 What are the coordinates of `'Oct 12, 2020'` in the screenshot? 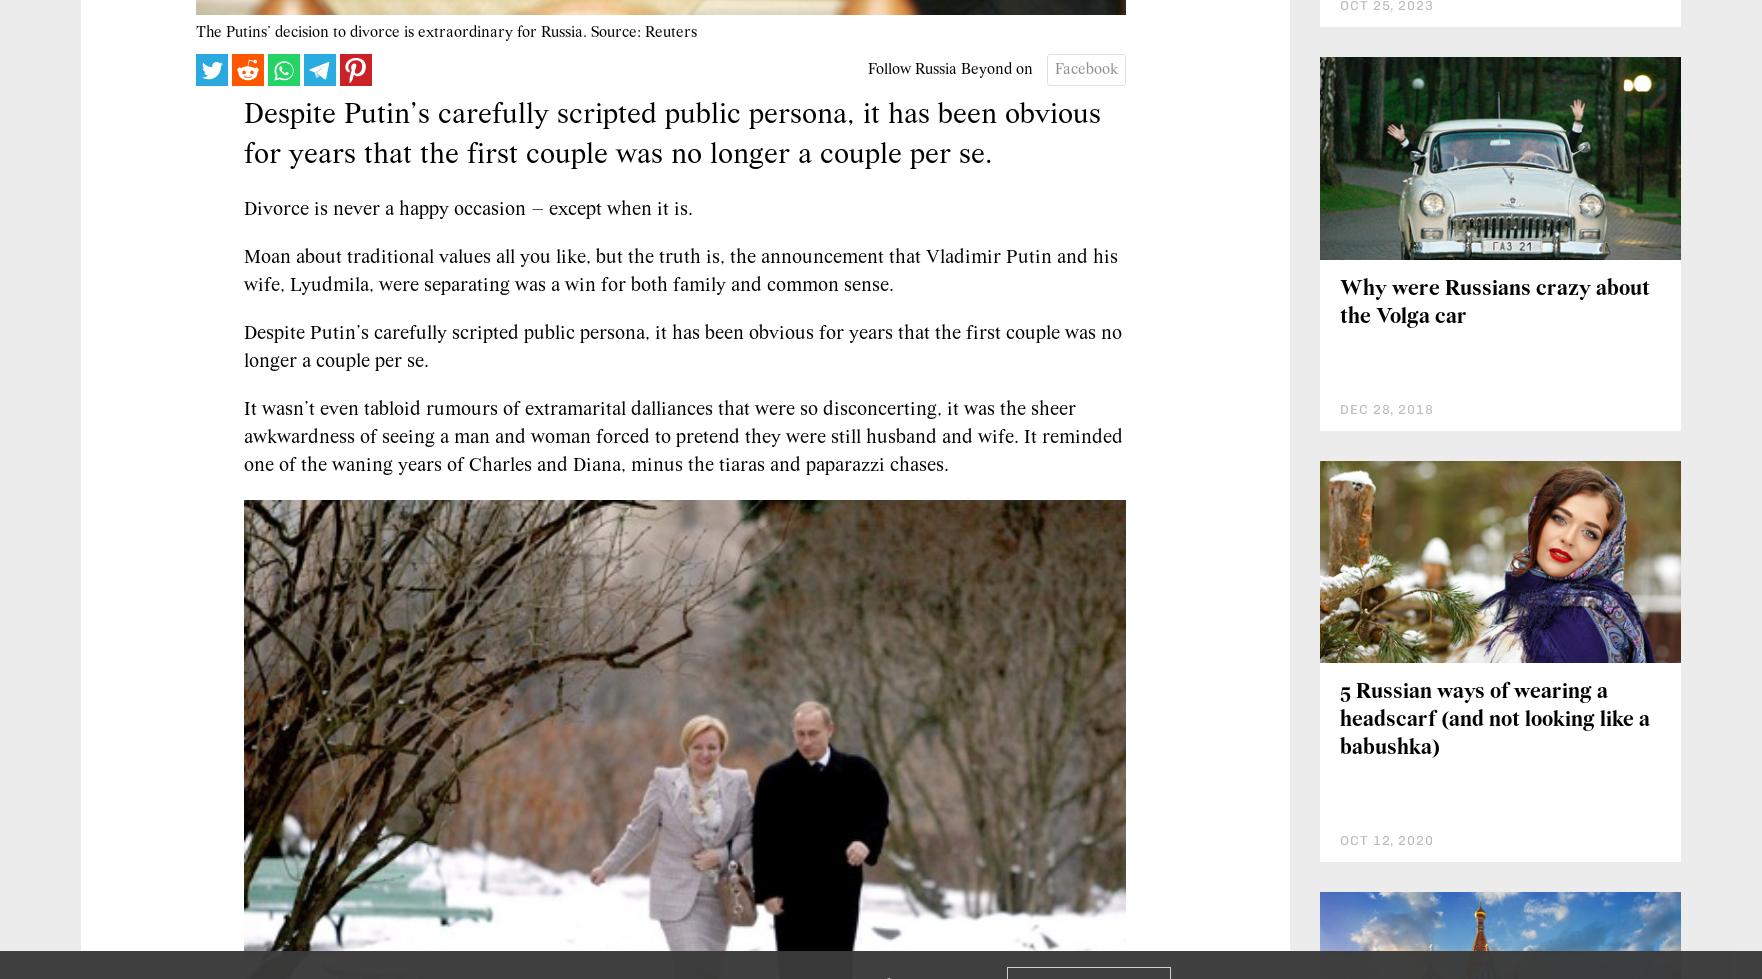 It's located at (1339, 839).